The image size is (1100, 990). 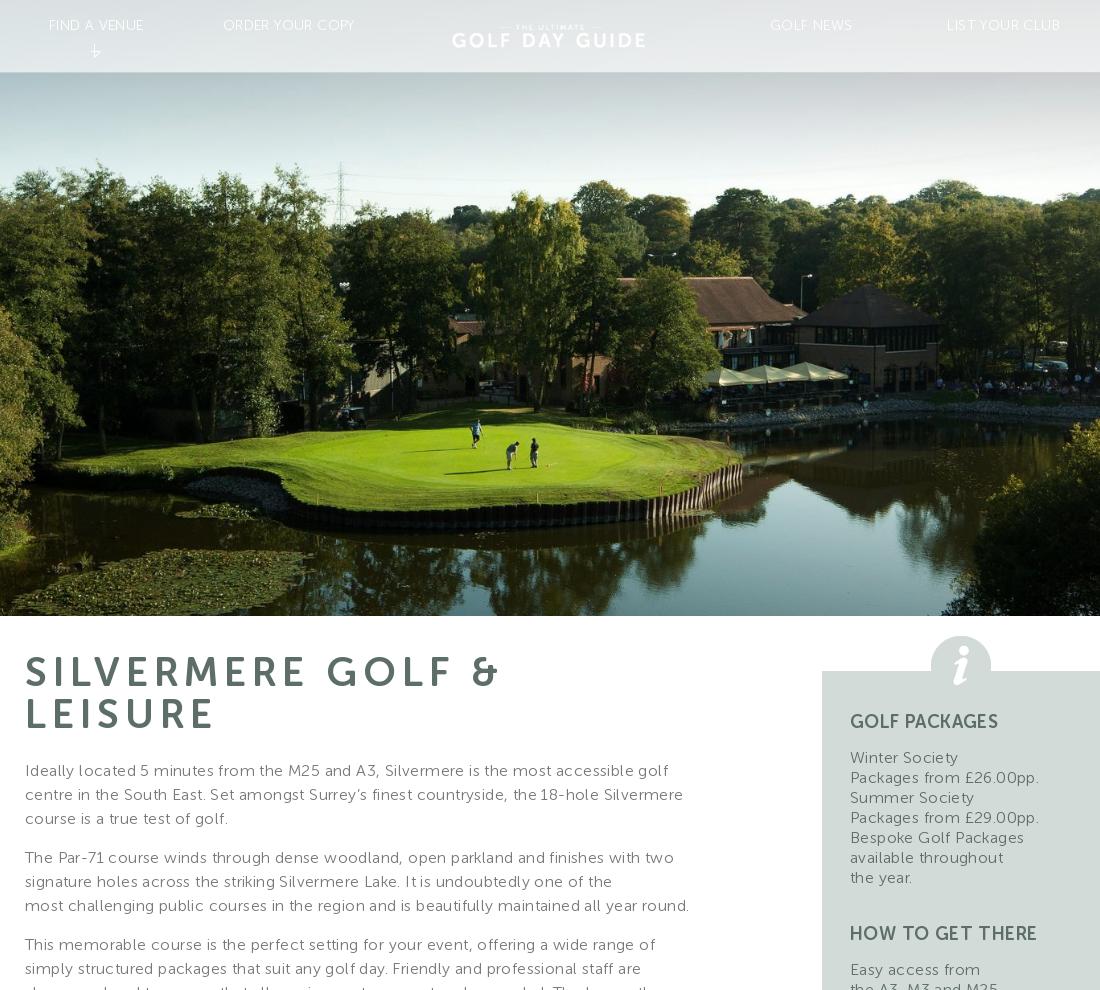 What do you see at coordinates (879, 877) in the screenshot?
I see `'the year.'` at bounding box center [879, 877].